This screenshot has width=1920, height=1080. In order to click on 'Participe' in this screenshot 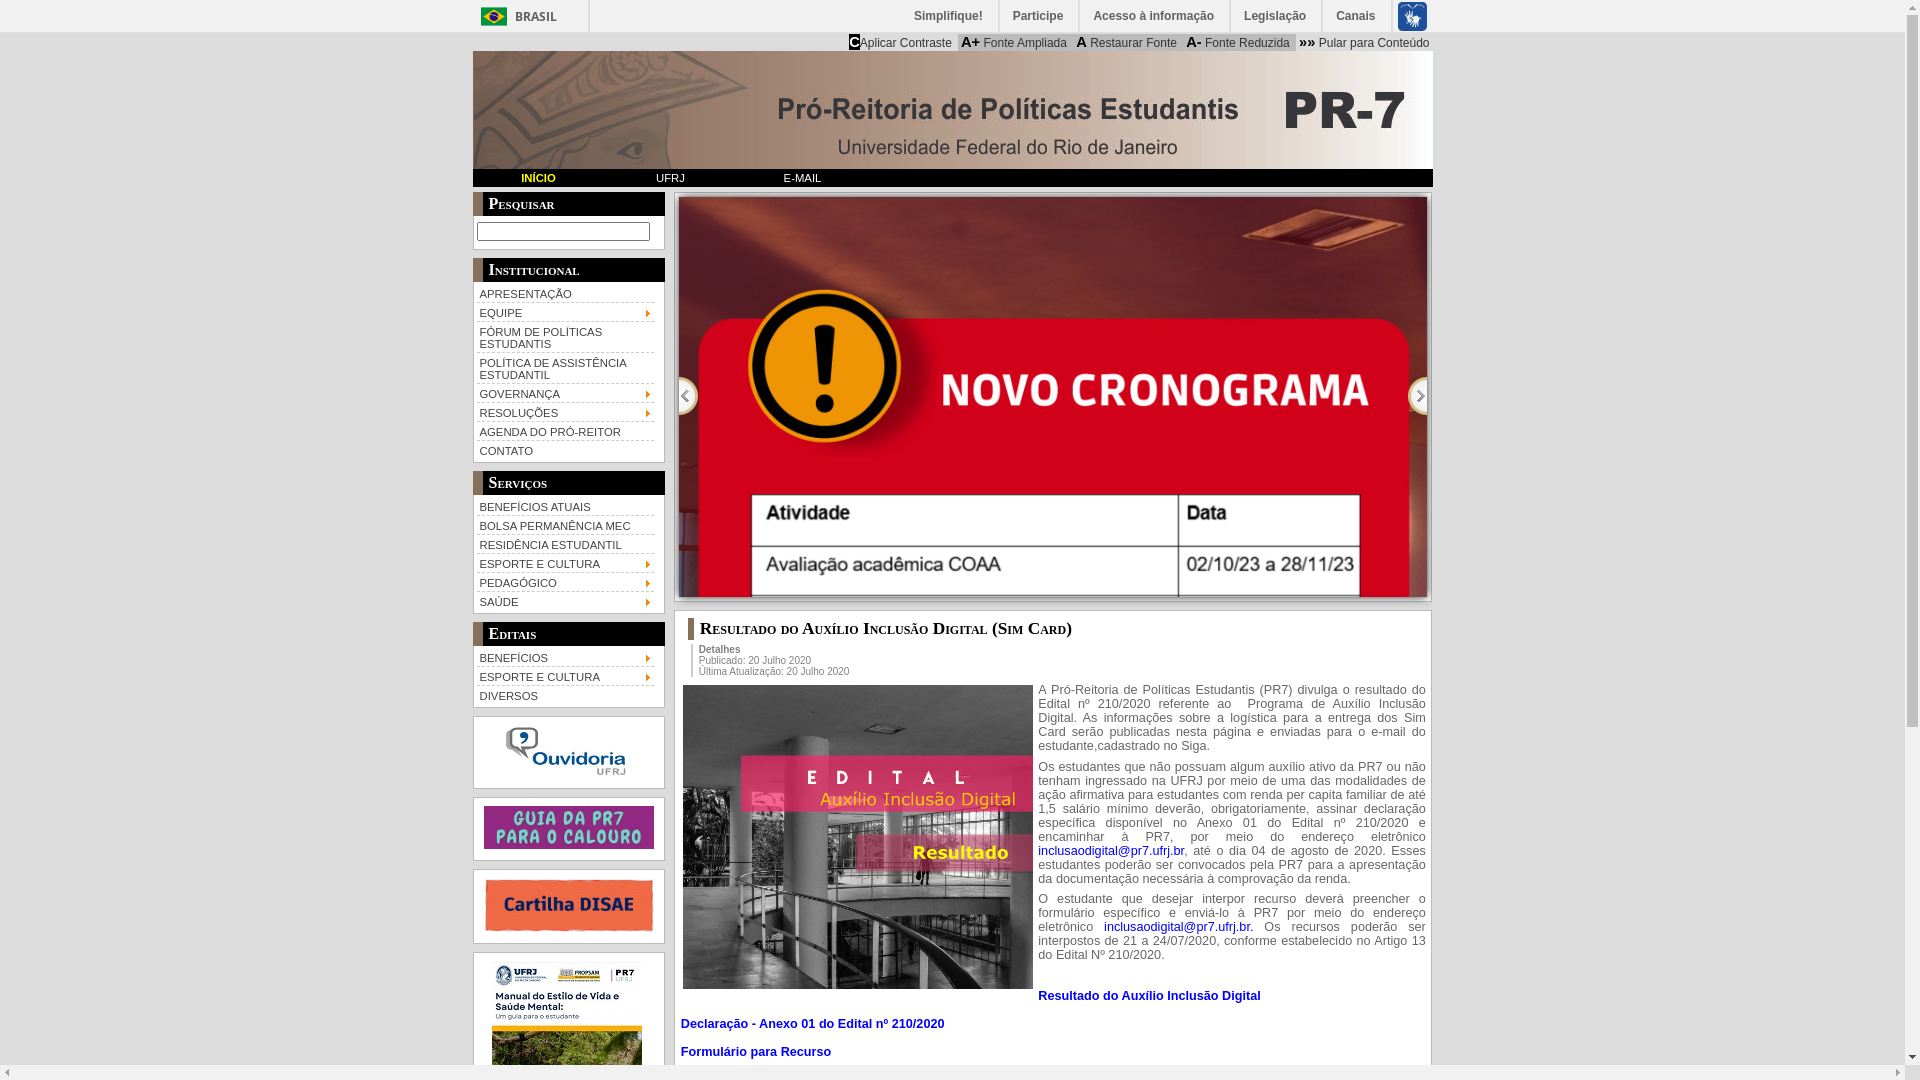, I will do `click(999, 15)`.